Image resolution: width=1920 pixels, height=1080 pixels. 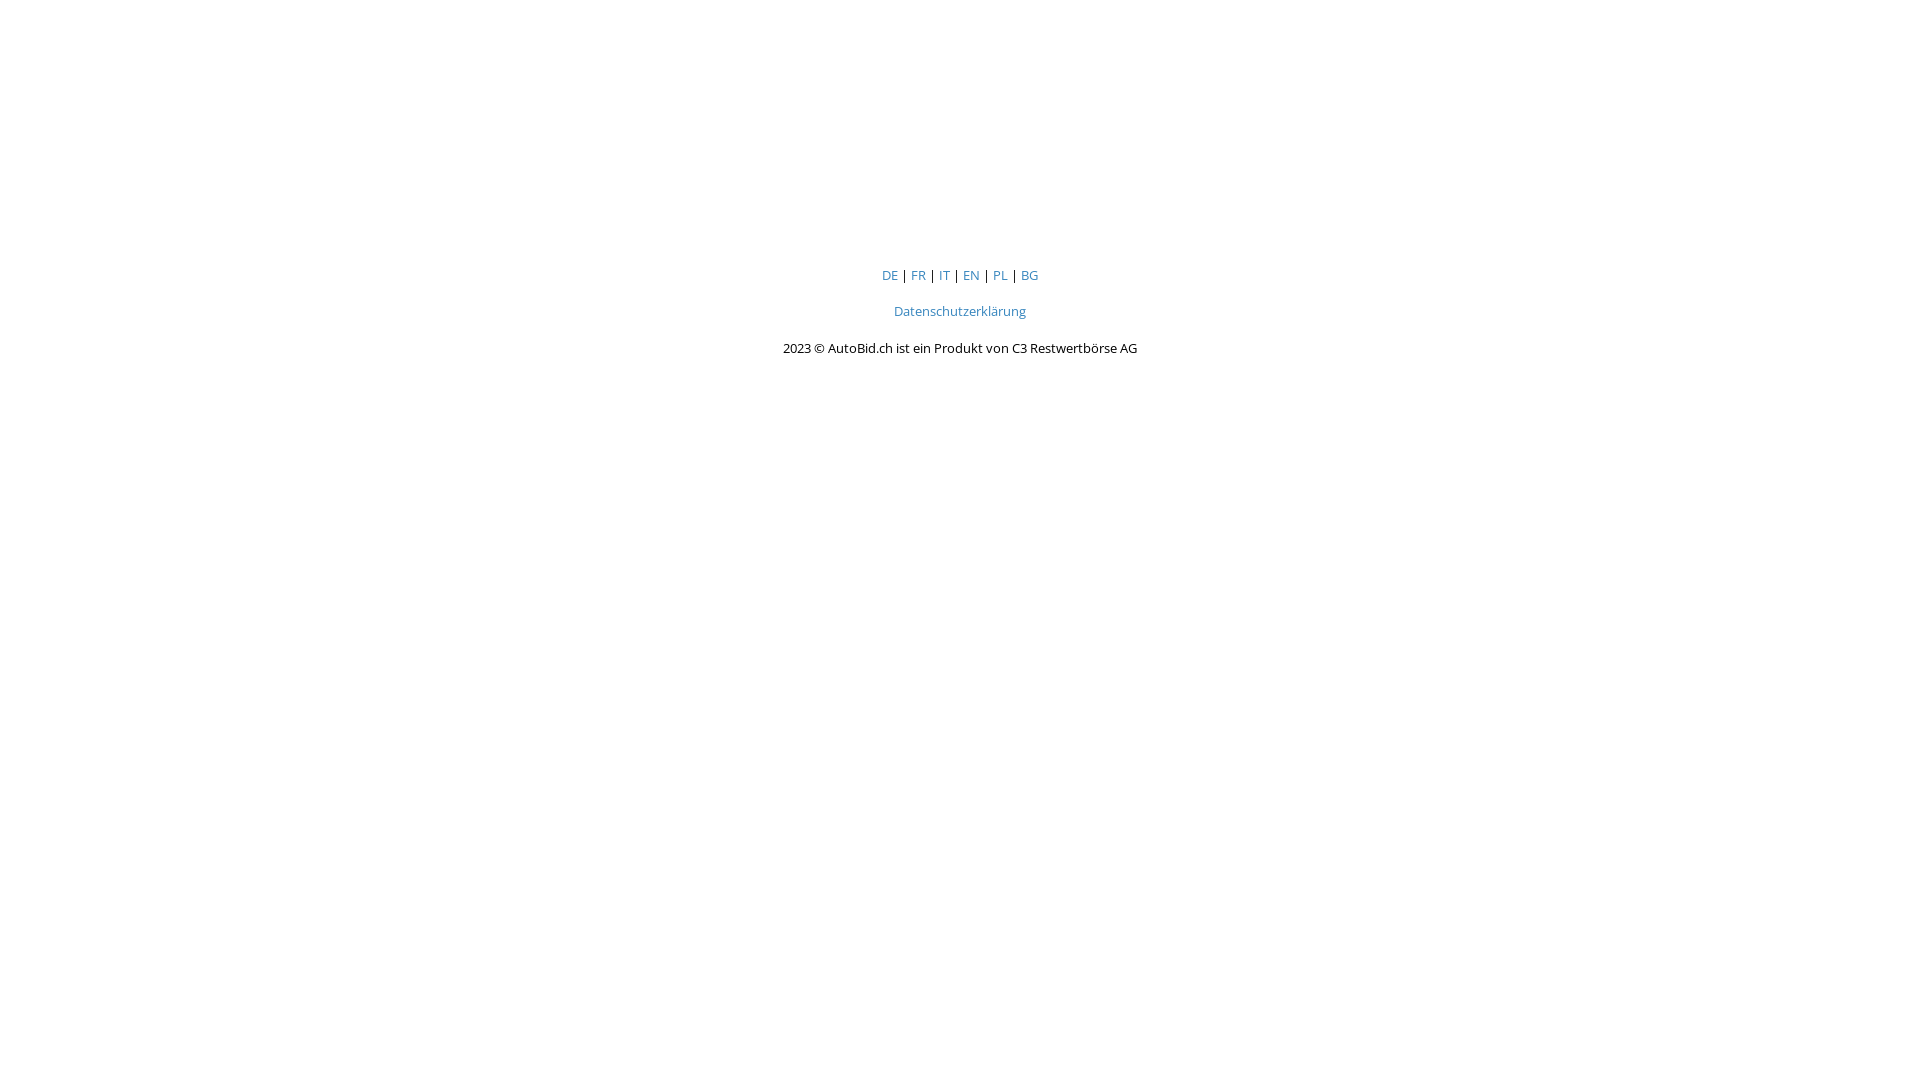 What do you see at coordinates (1000, 274) in the screenshot?
I see `'PL'` at bounding box center [1000, 274].